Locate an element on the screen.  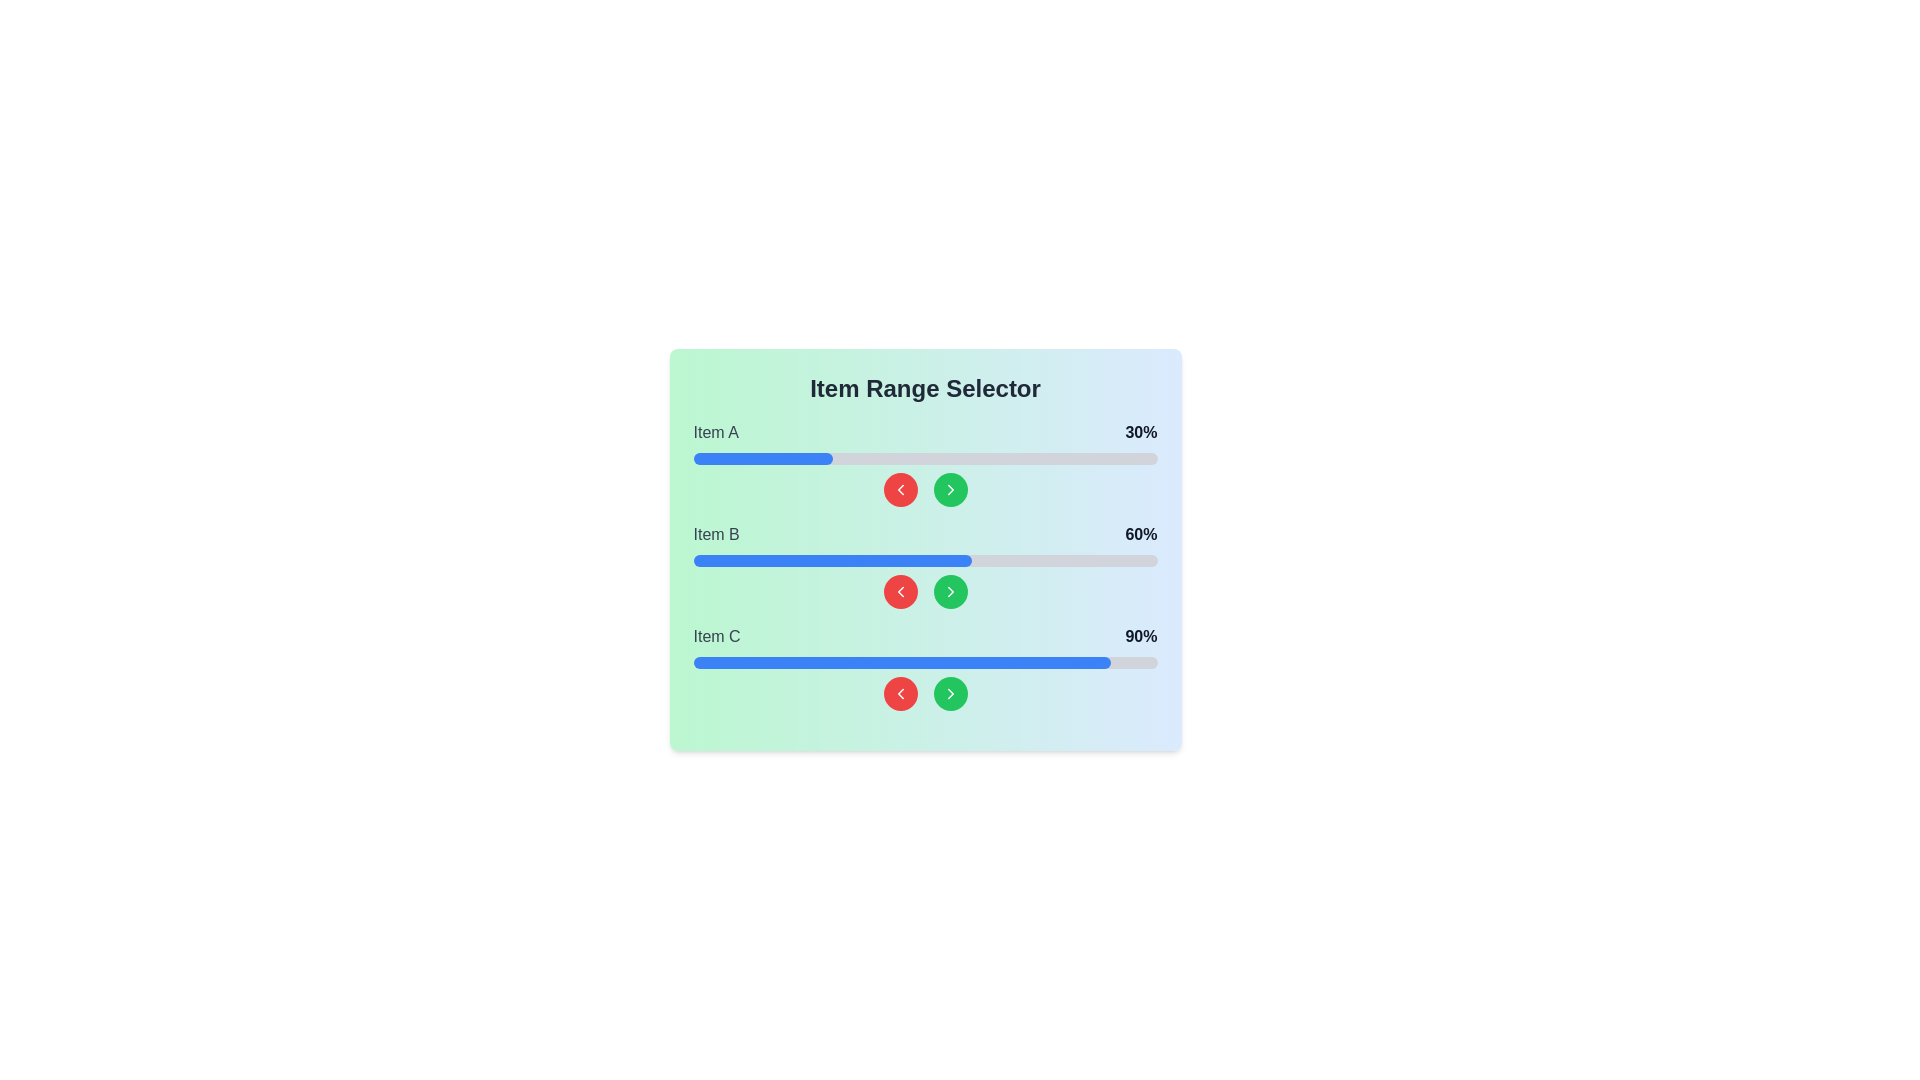
the leftward navigation button, which is a triangular chevron pointing left, to decrement the value is located at coordinates (899, 590).